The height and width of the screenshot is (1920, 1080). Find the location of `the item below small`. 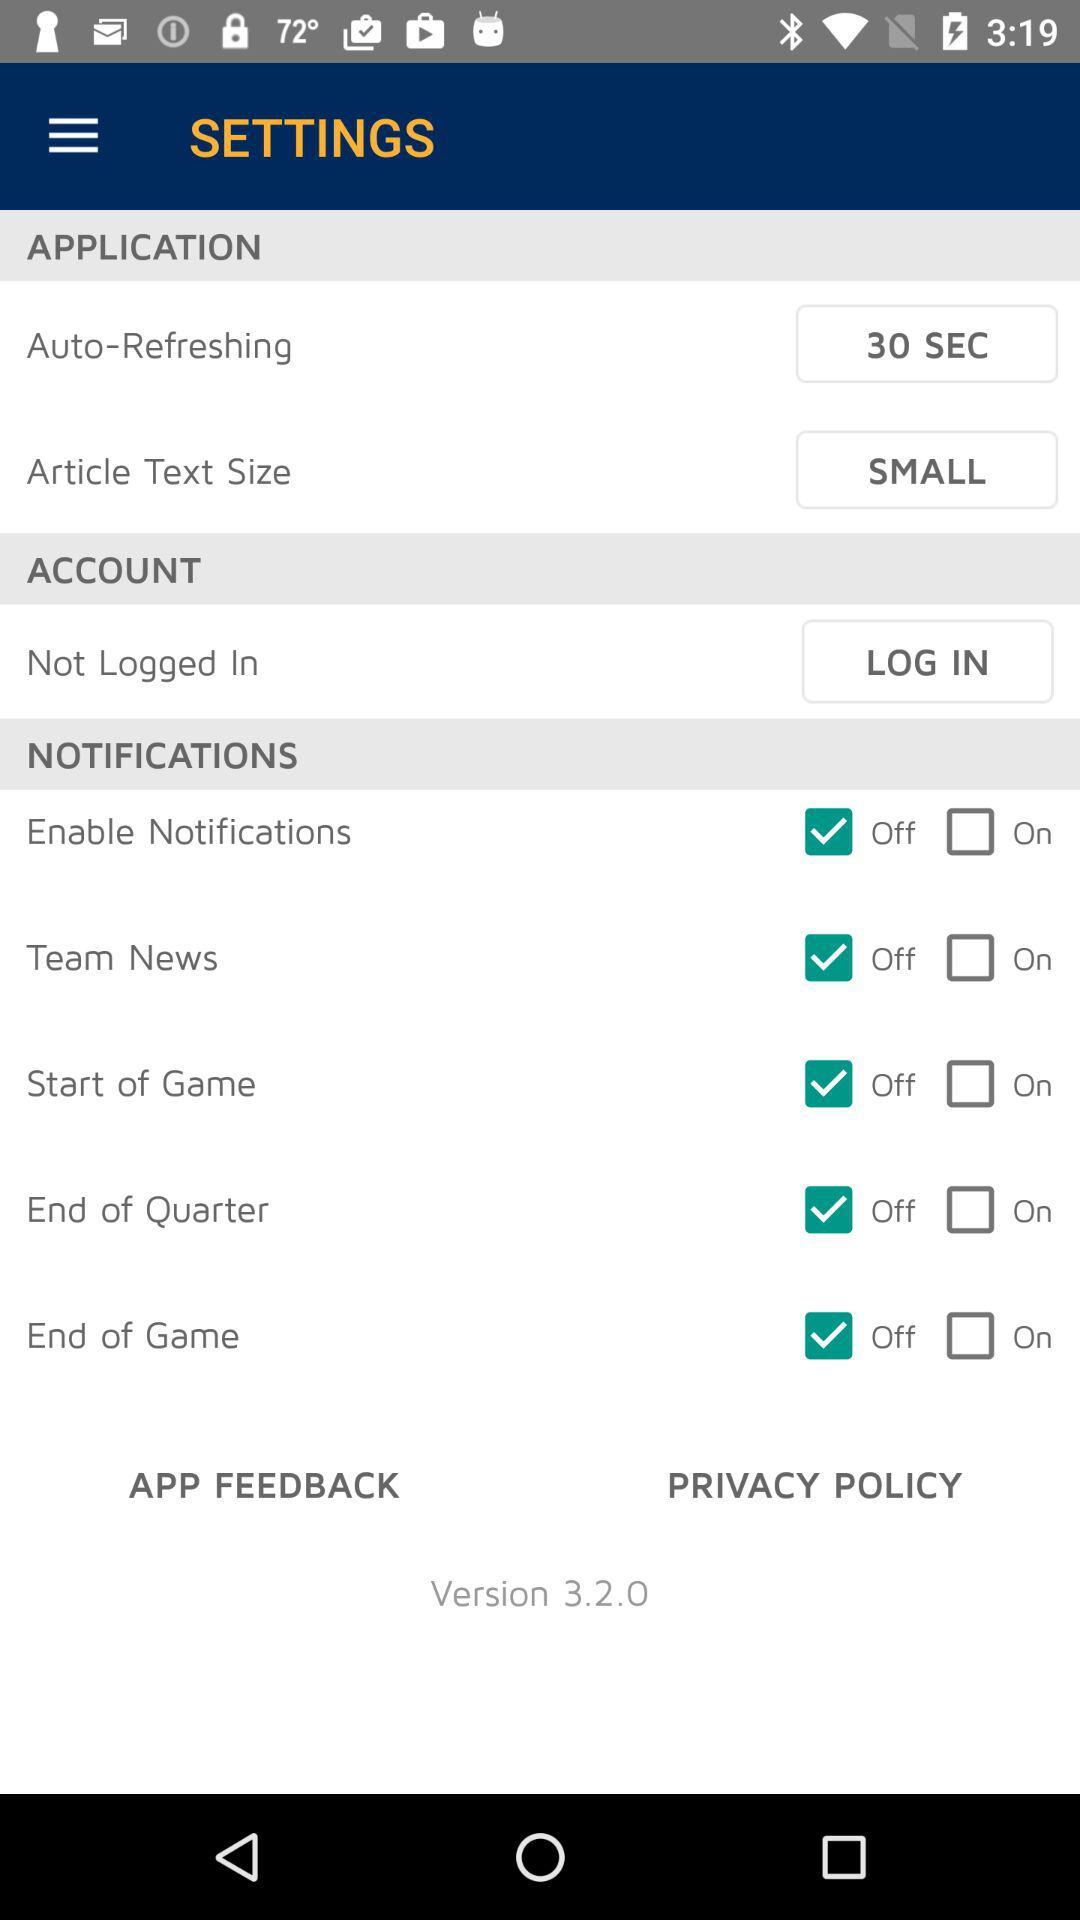

the item below small is located at coordinates (927, 661).